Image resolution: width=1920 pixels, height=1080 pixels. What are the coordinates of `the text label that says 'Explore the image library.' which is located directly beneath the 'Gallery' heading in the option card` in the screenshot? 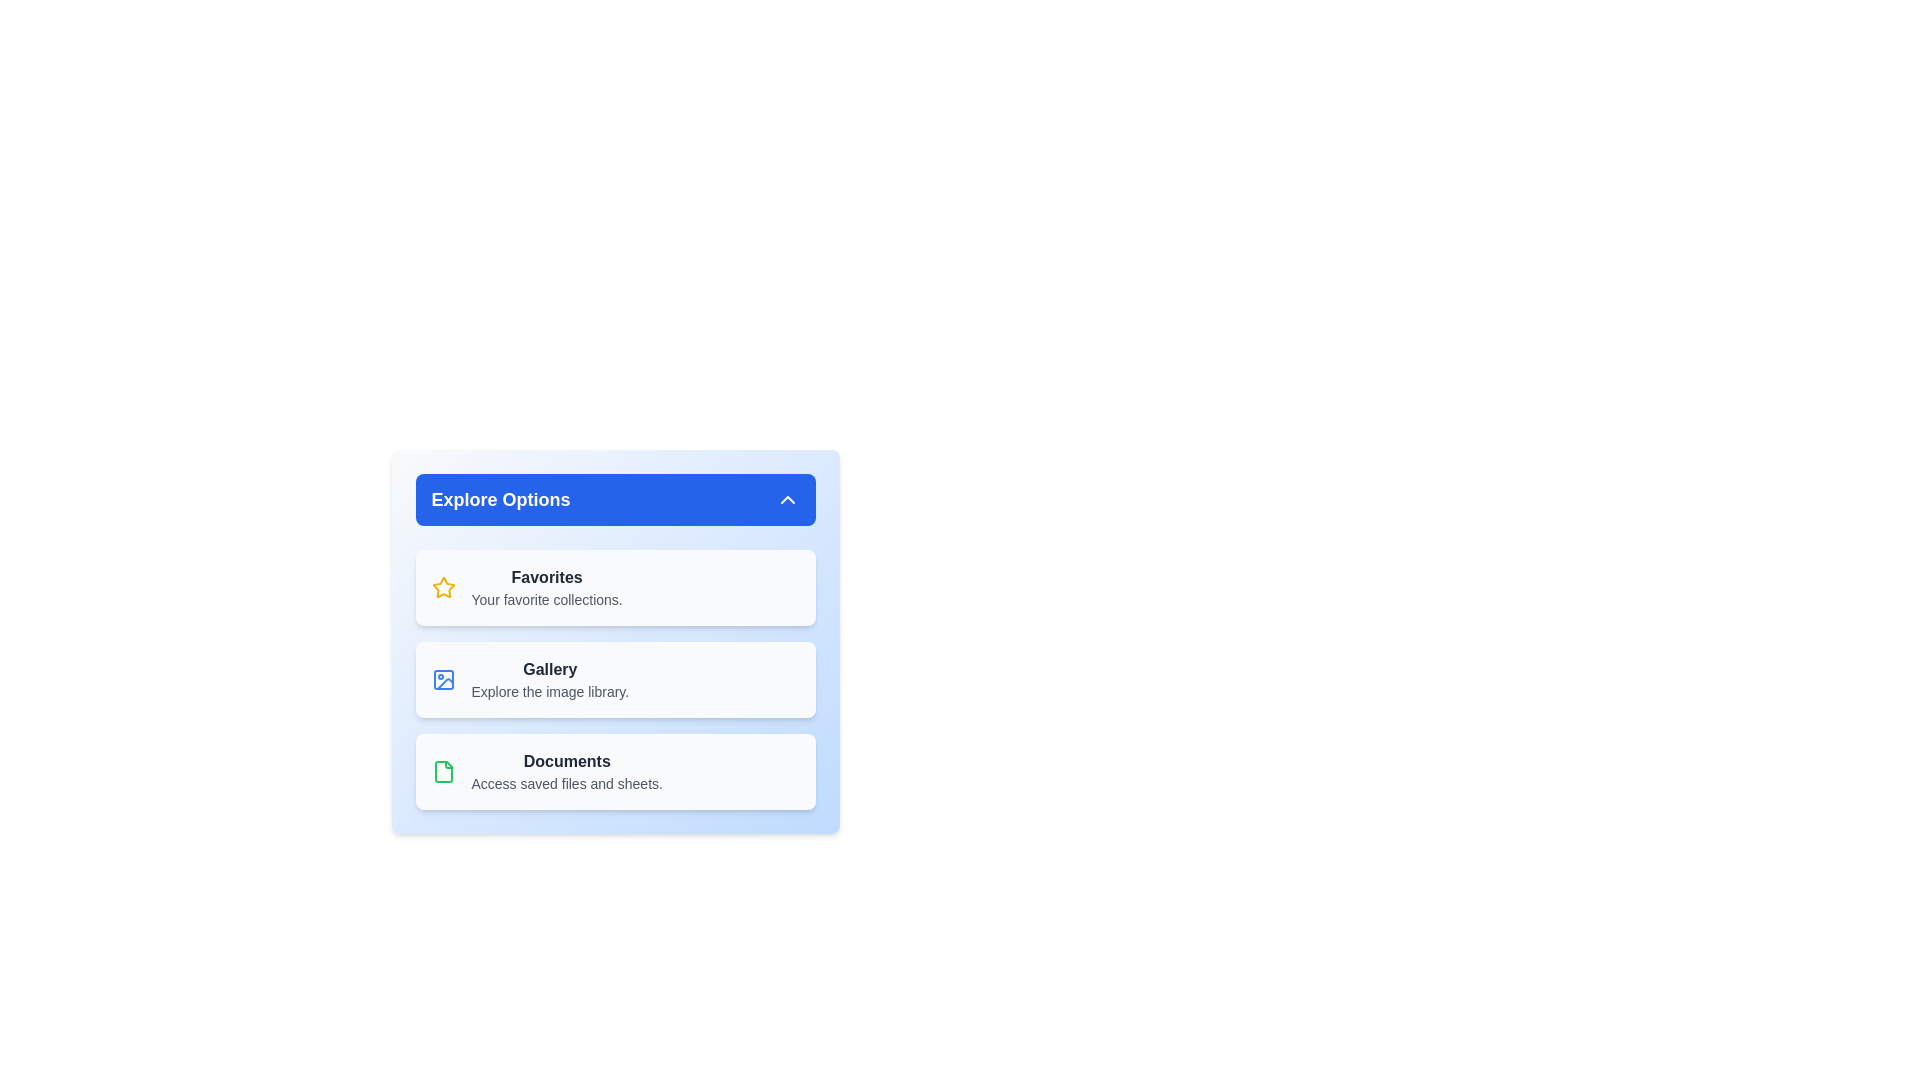 It's located at (550, 690).